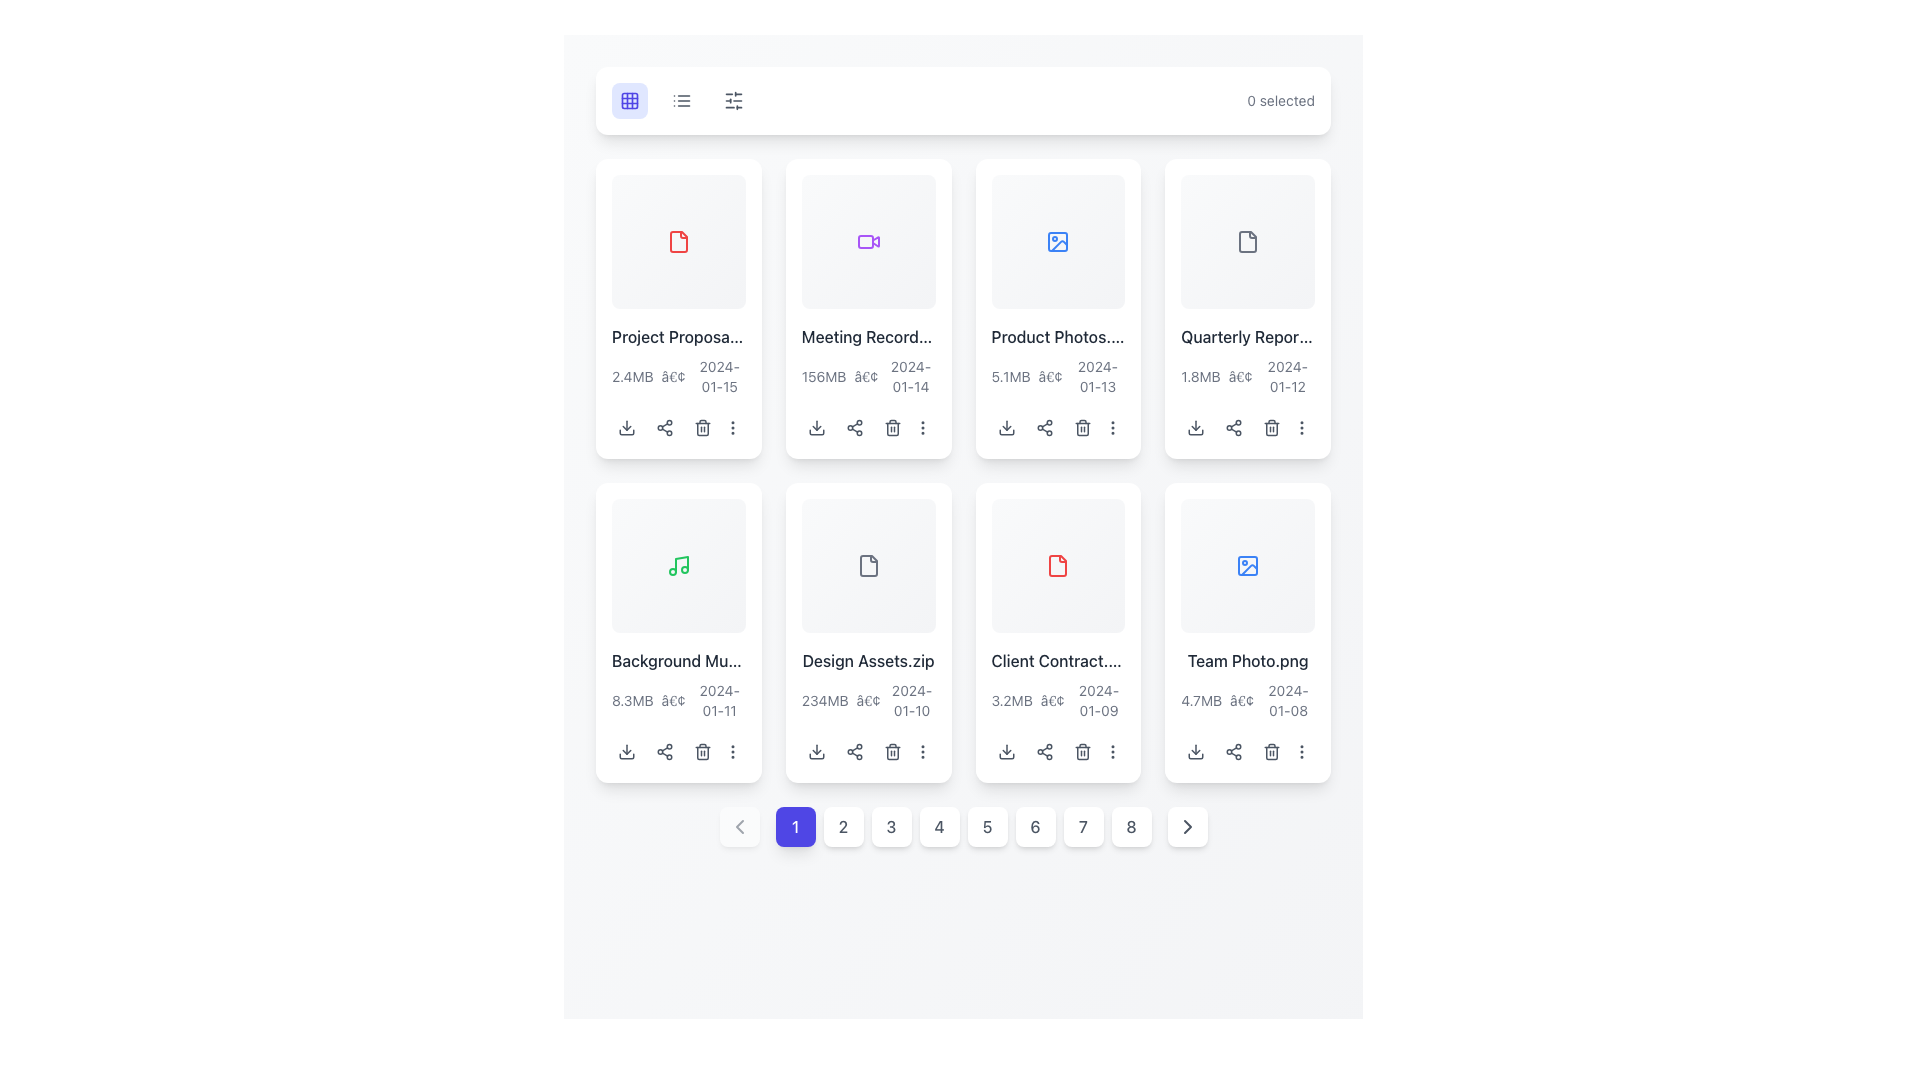 Image resolution: width=1920 pixels, height=1080 pixels. Describe the element at coordinates (678, 240) in the screenshot. I see `the grid item containing the red outlined file icon representing 'Project Proposal.pdf'` at that location.